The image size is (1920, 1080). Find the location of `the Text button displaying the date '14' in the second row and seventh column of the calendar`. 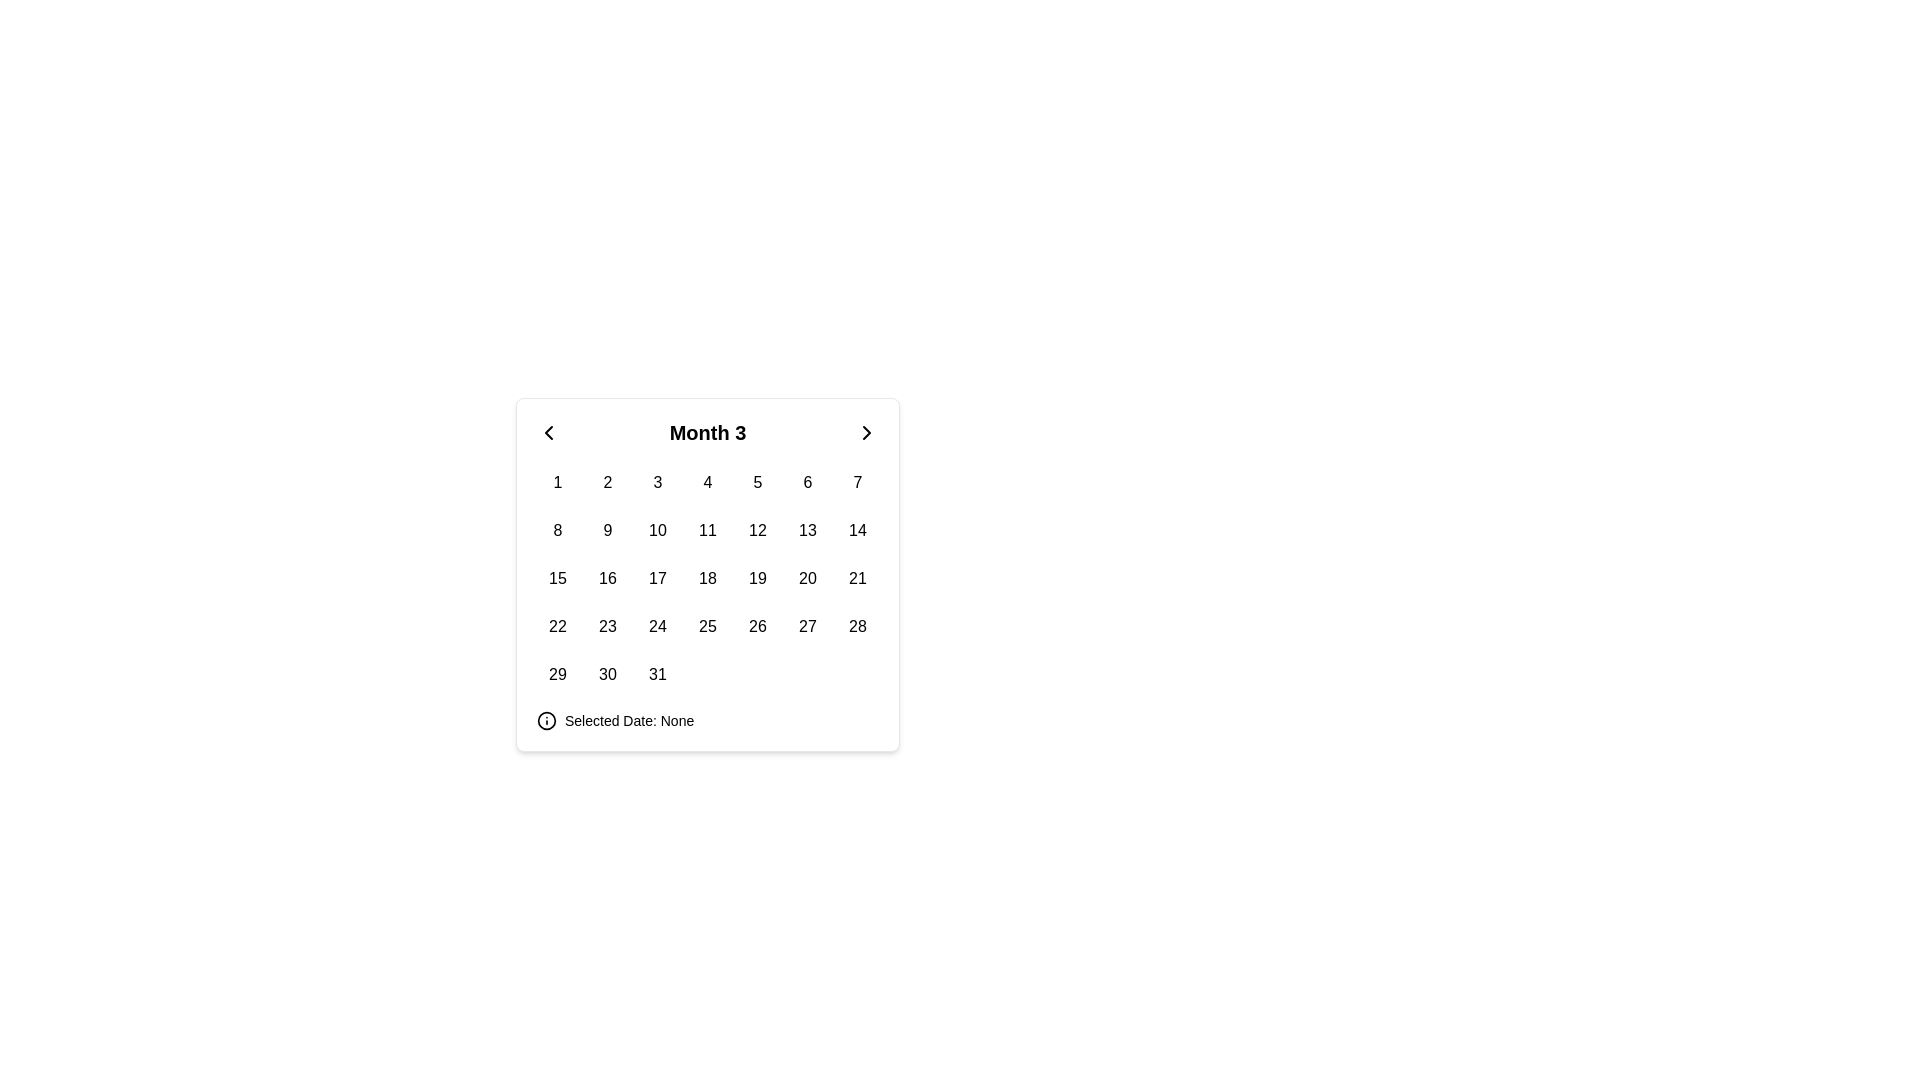

the Text button displaying the date '14' in the second row and seventh column of the calendar is located at coordinates (858, 530).